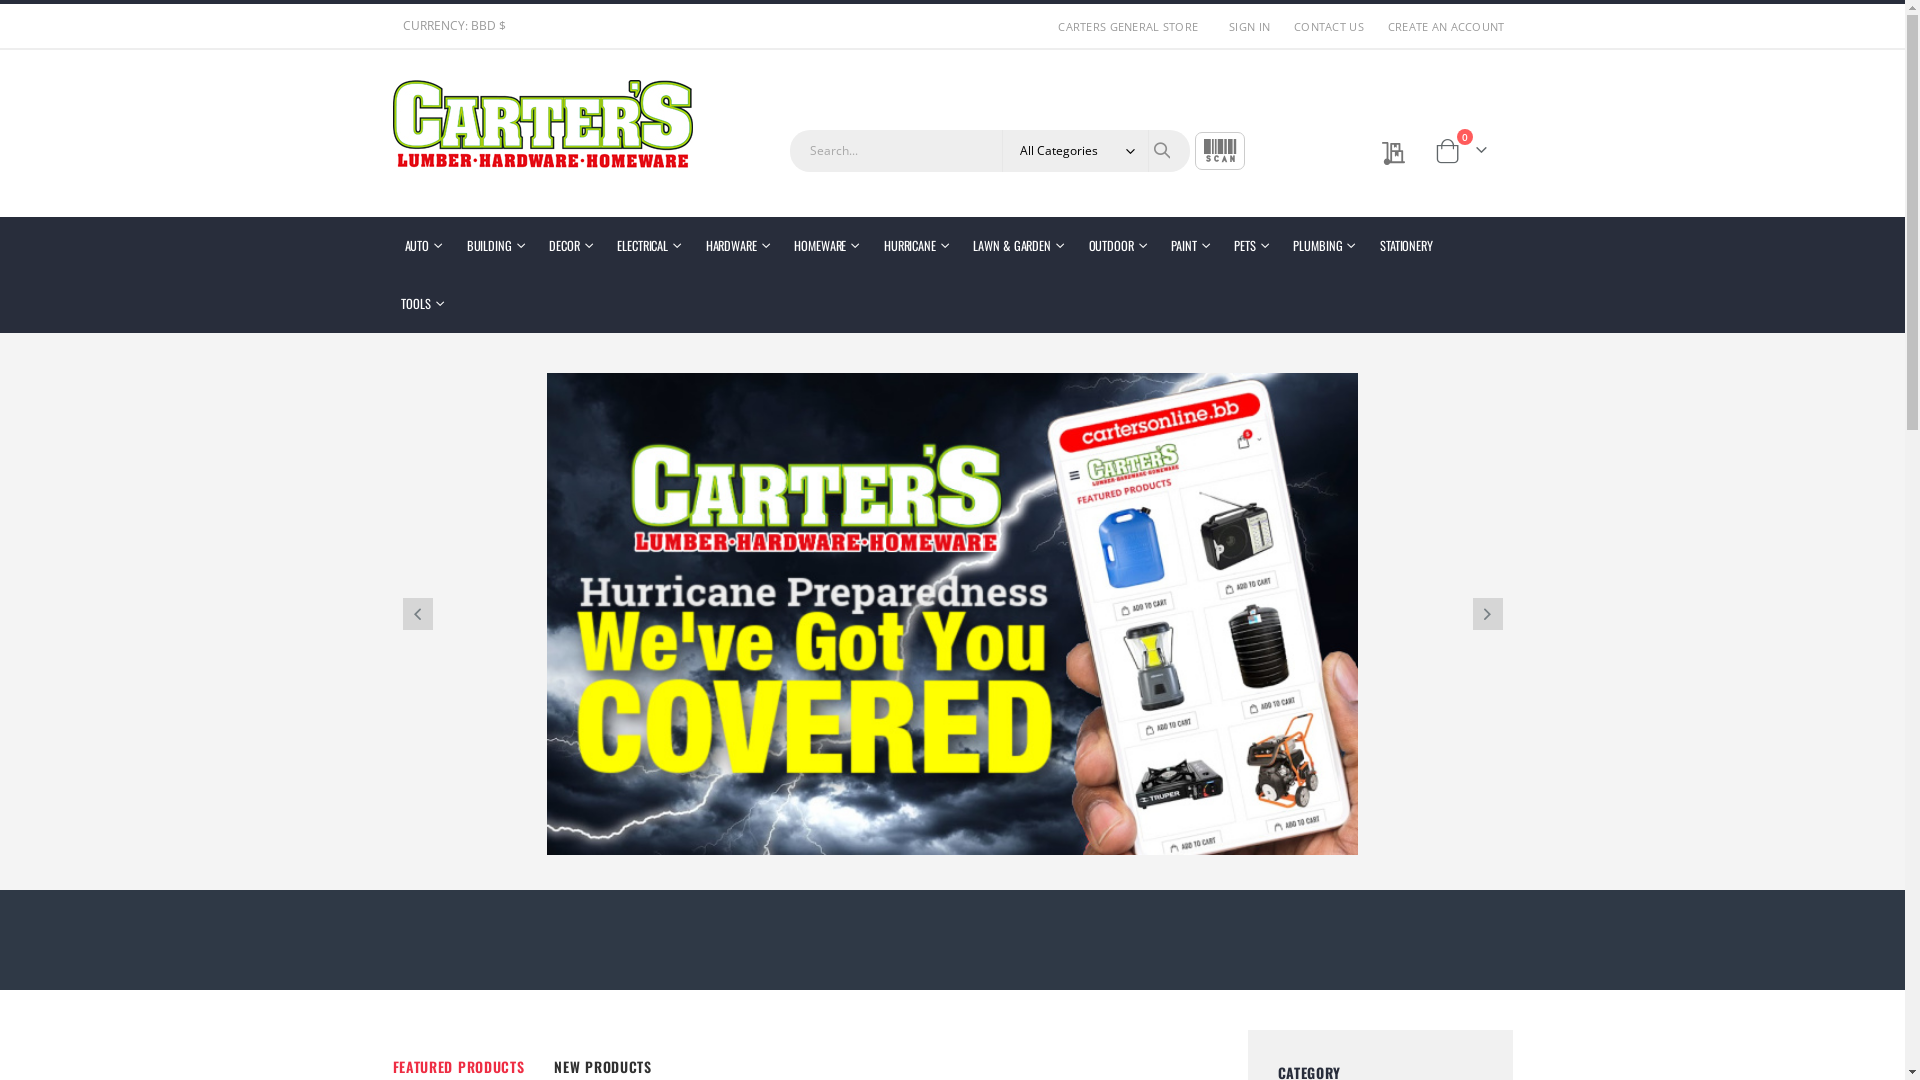  What do you see at coordinates (495, 245) in the screenshot?
I see `'BUILDING'` at bounding box center [495, 245].